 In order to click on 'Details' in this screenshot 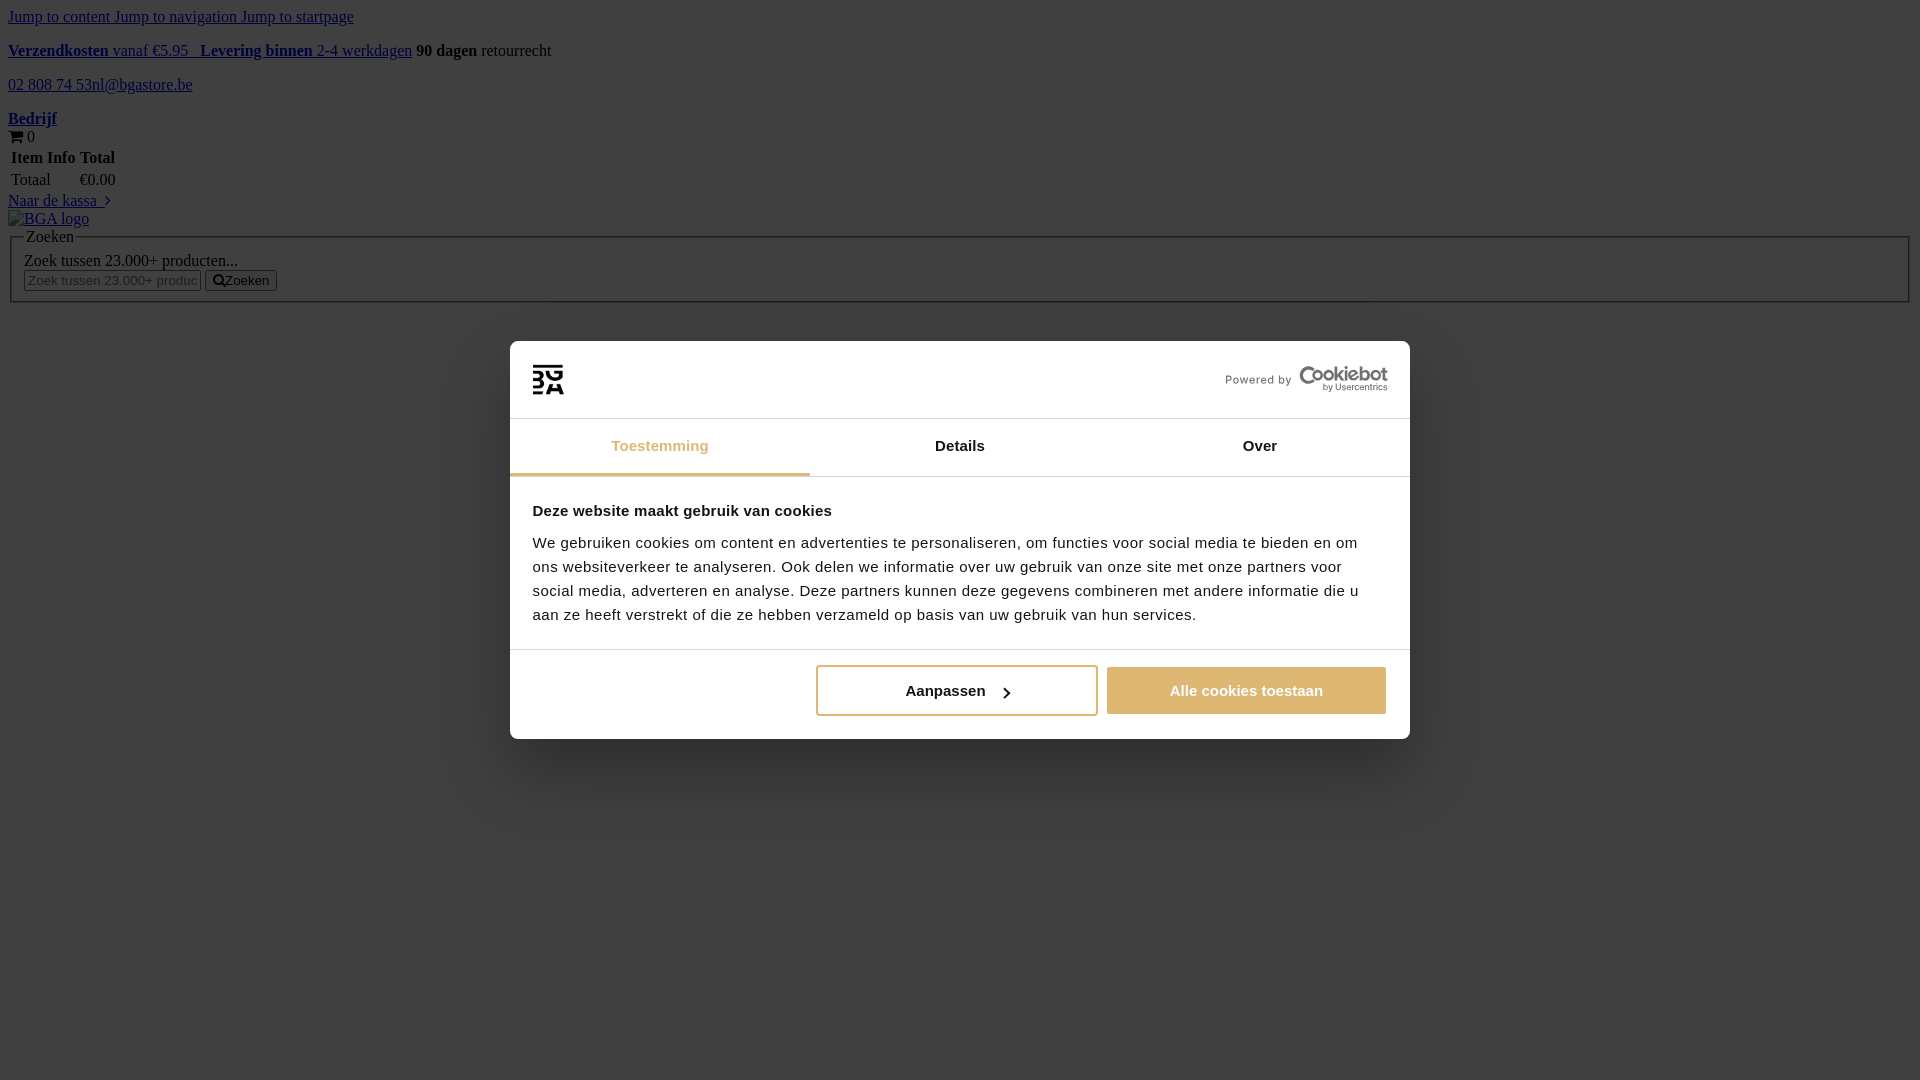, I will do `click(960, 446)`.